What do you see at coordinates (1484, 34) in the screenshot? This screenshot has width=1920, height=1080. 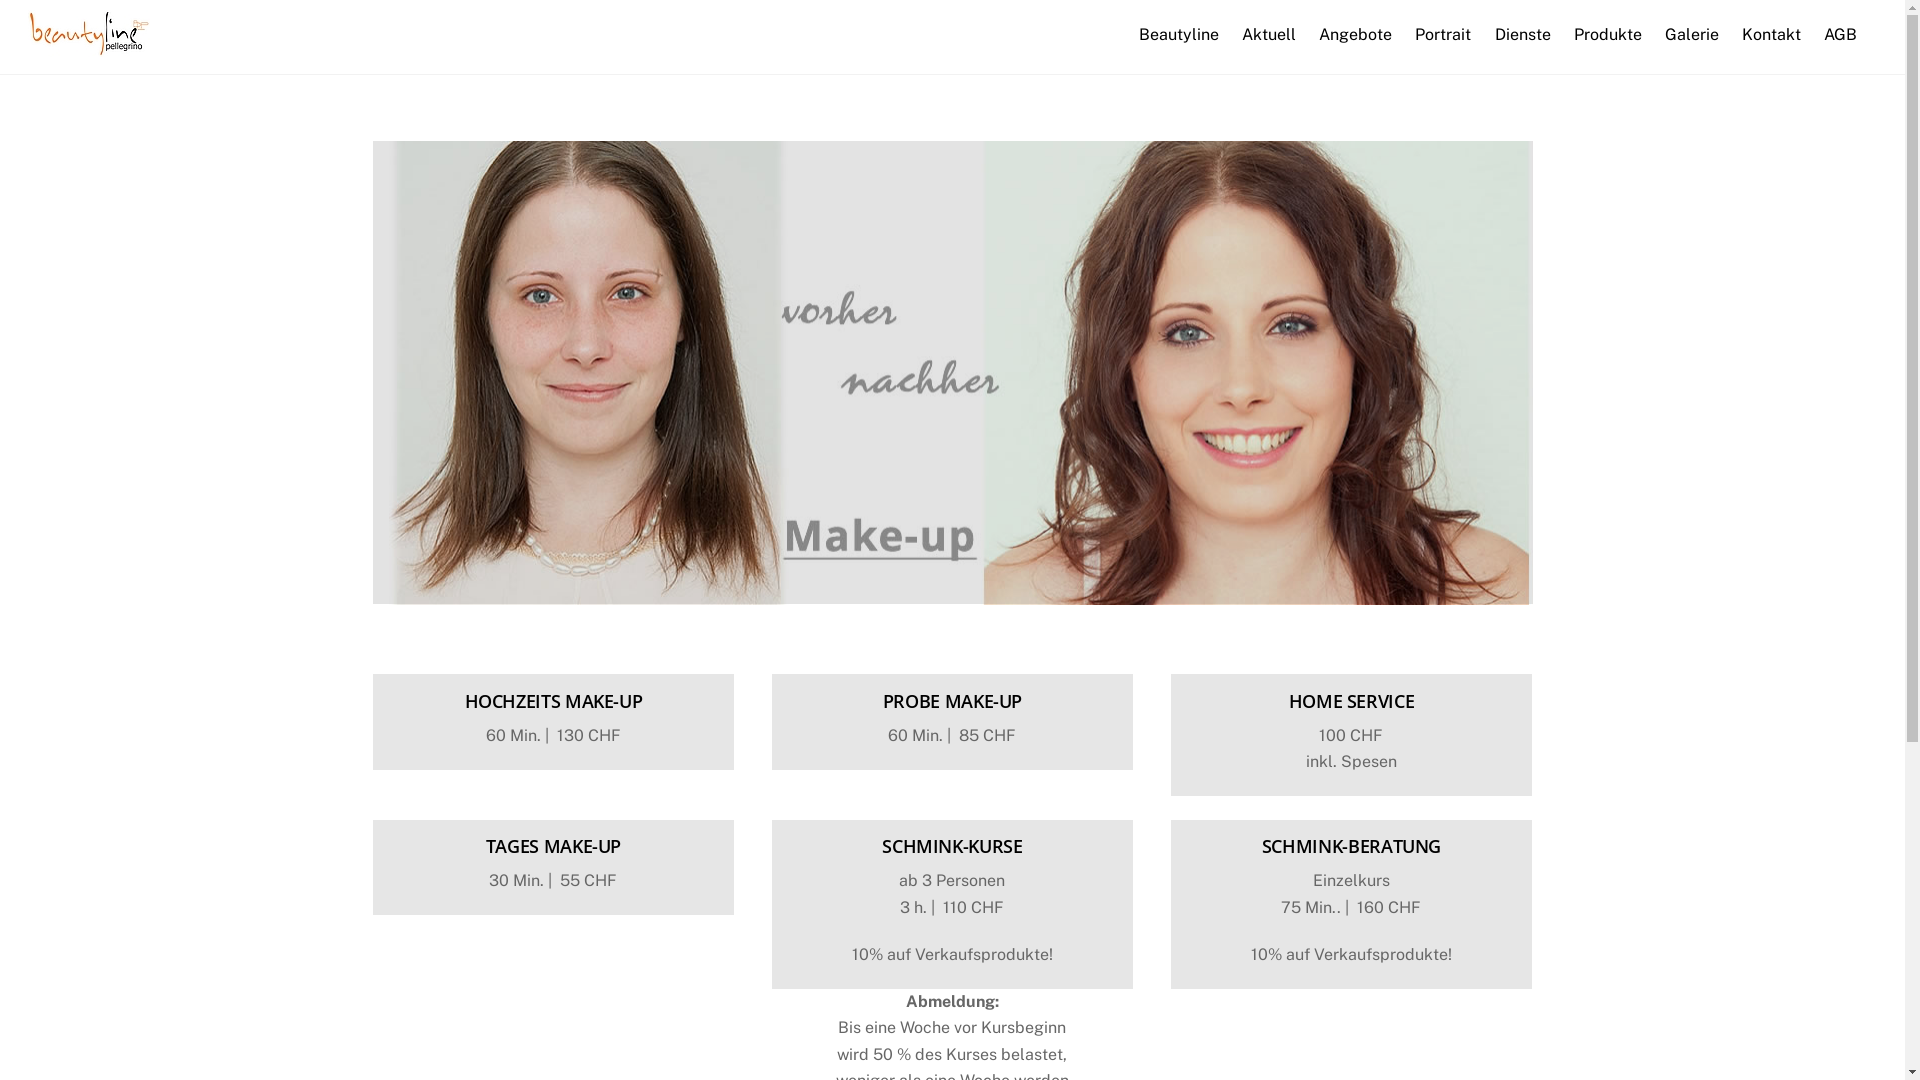 I see `'Dienste'` at bounding box center [1484, 34].